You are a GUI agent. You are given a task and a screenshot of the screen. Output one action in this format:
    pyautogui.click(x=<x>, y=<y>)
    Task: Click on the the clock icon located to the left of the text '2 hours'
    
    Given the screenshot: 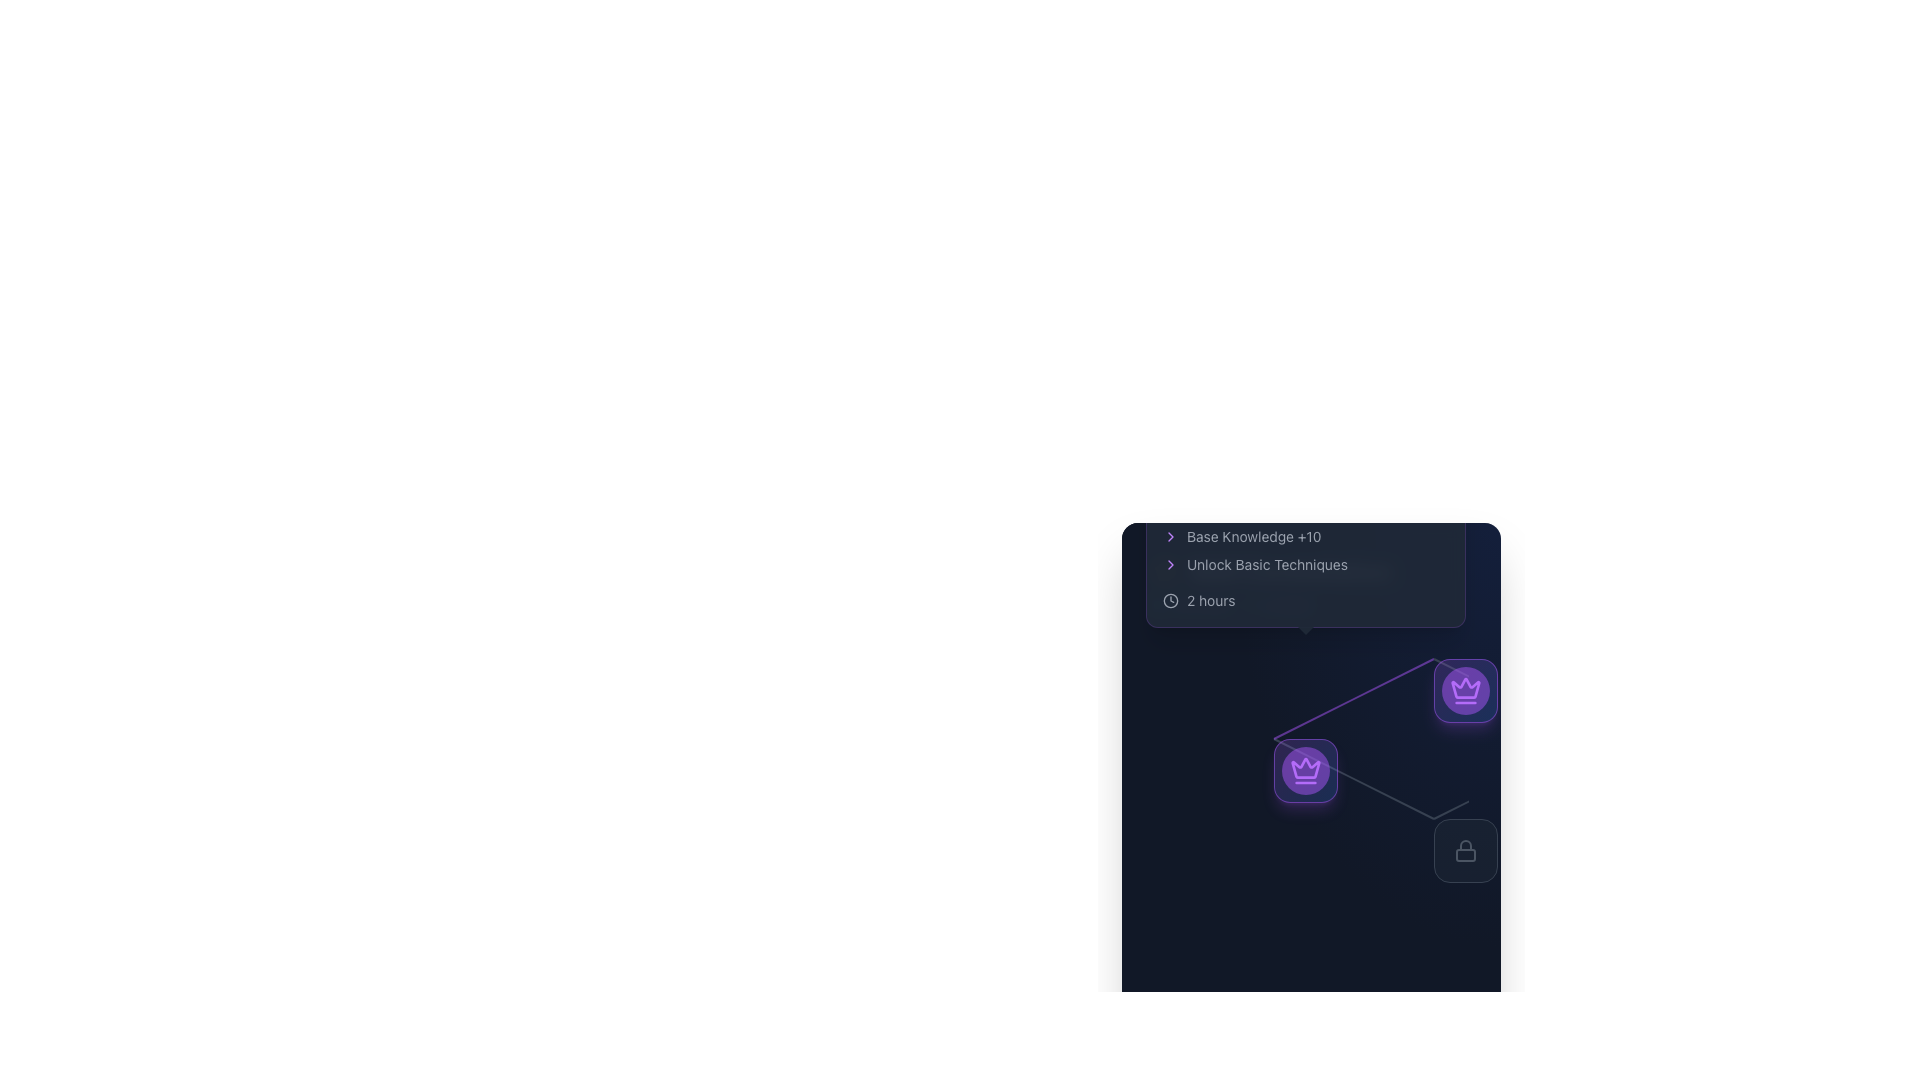 What is the action you would take?
    pyautogui.click(x=1171, y=600)
    